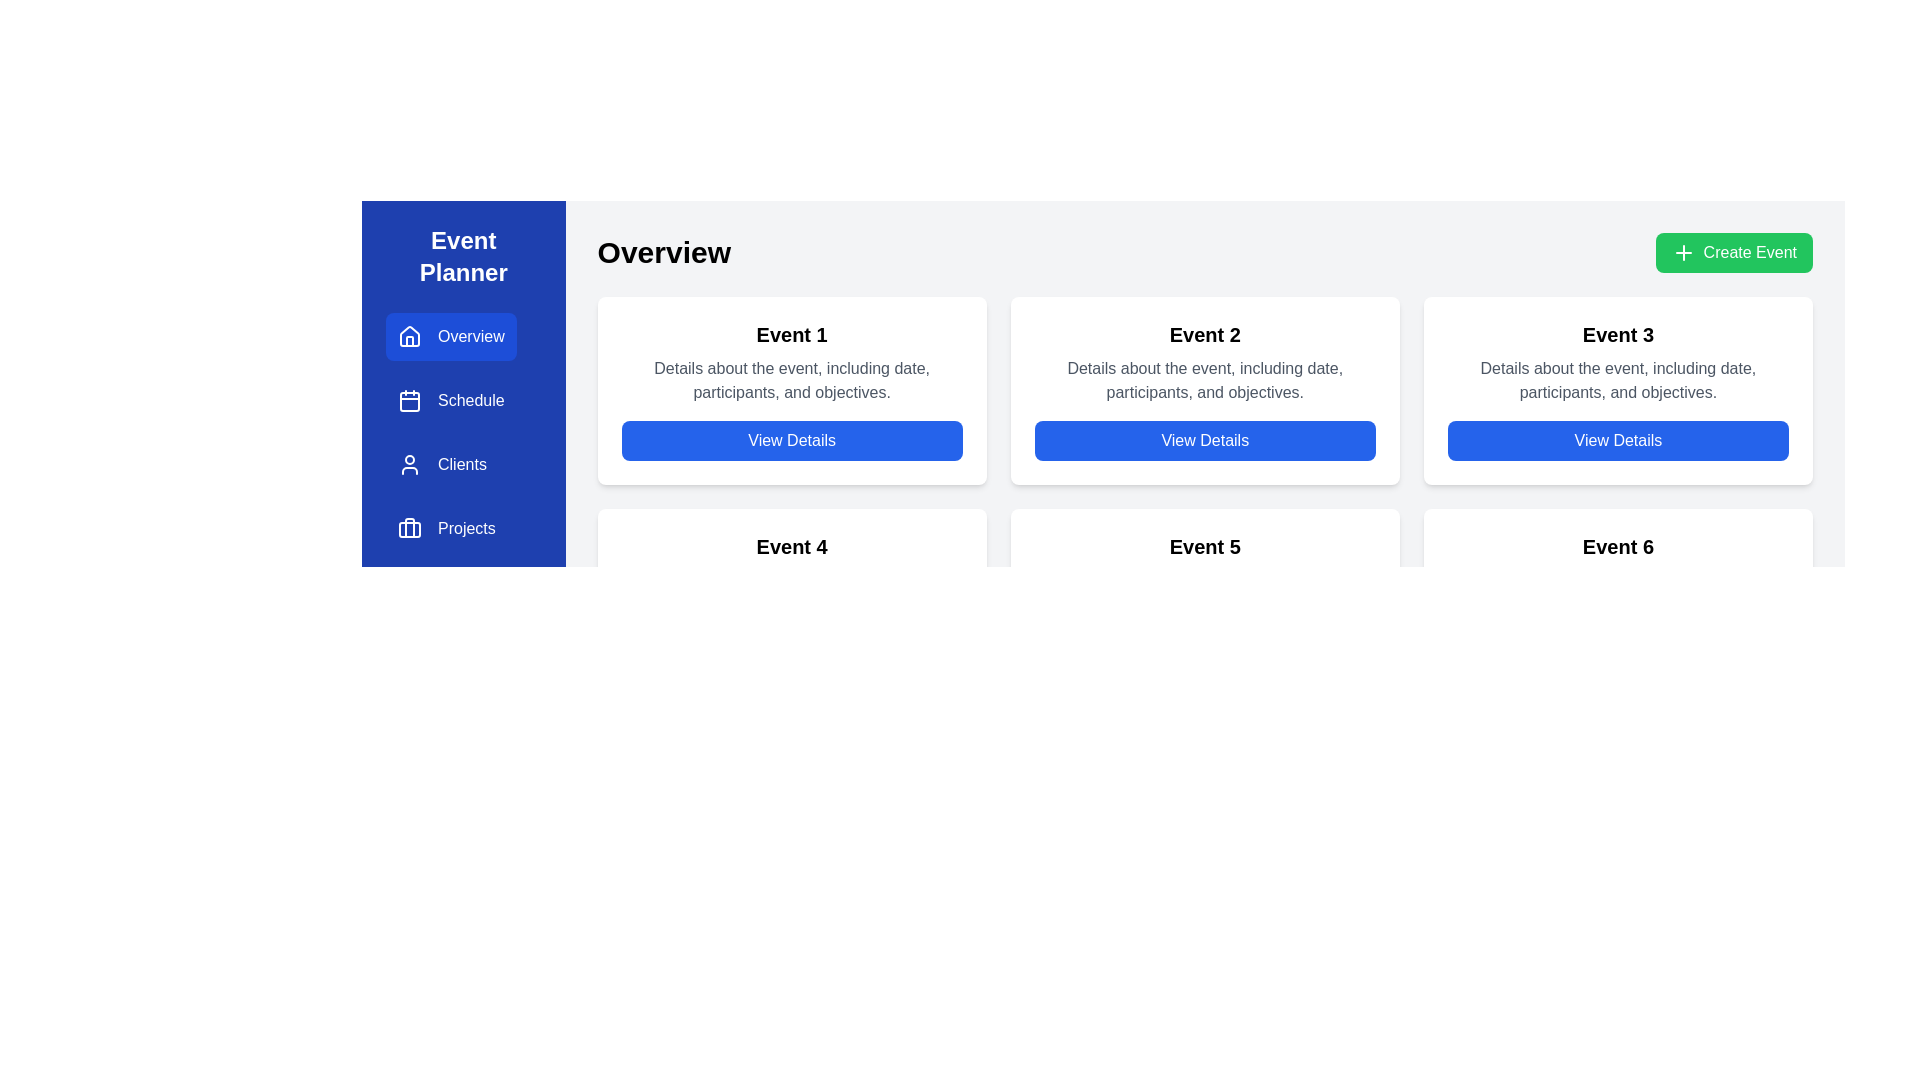  What do you see at coordinates (450, 465) in the screenshot?
I see `the third item in the Navigation menu located in the left sidebar beneath the 'Event Planner' heading` at bounding box center [450, 465].